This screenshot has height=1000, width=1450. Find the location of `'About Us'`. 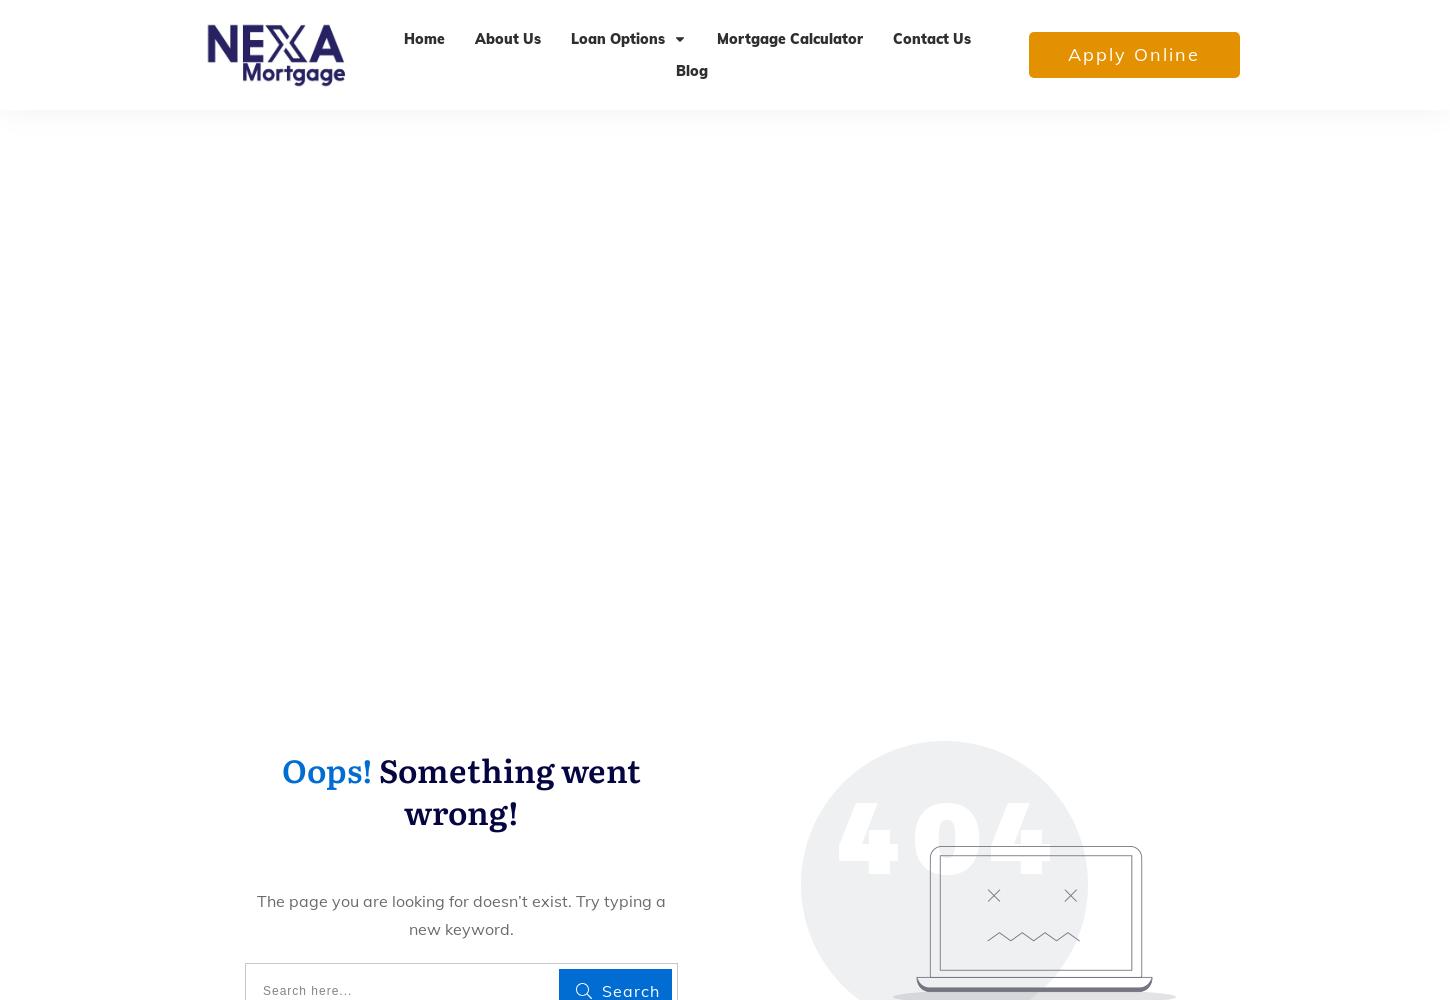

'About Us' is located at coordinates (507, 38).